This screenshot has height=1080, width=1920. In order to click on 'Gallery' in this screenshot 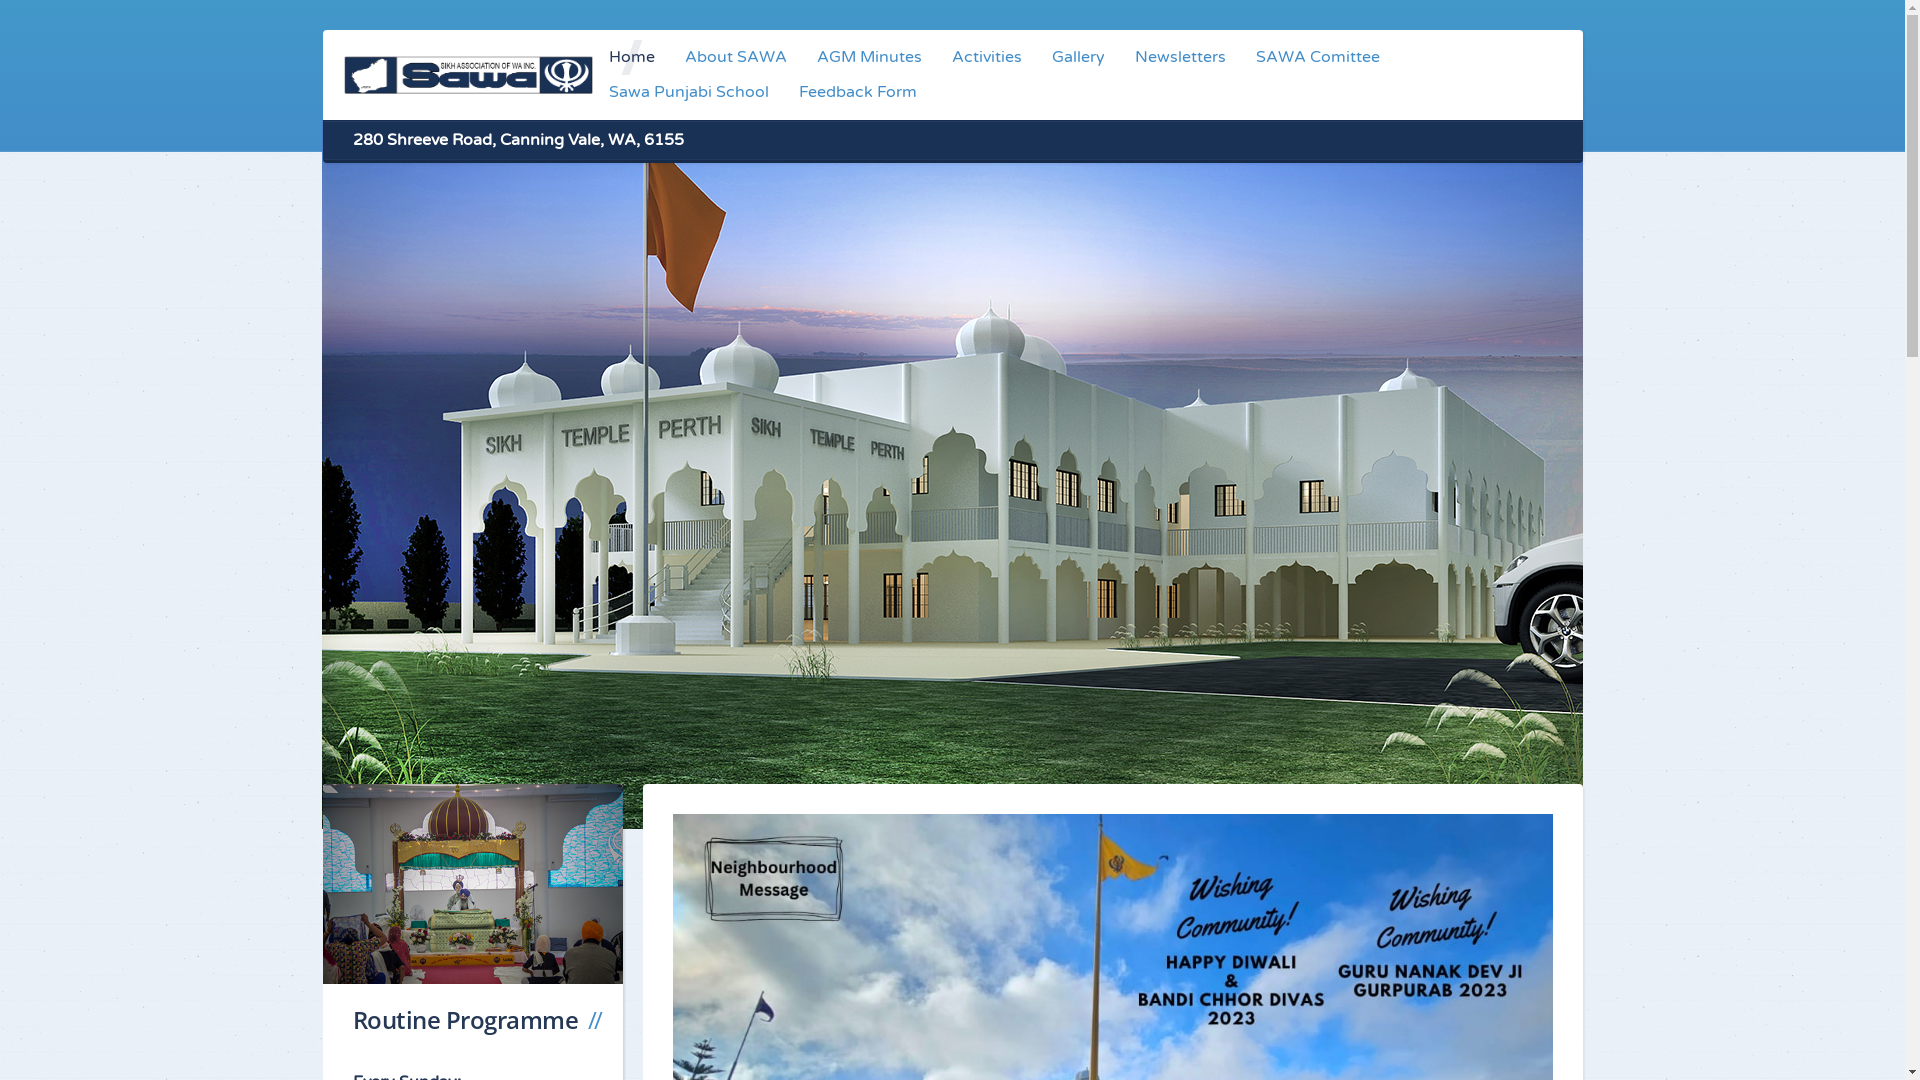, I will do `click(1036, 56)`.